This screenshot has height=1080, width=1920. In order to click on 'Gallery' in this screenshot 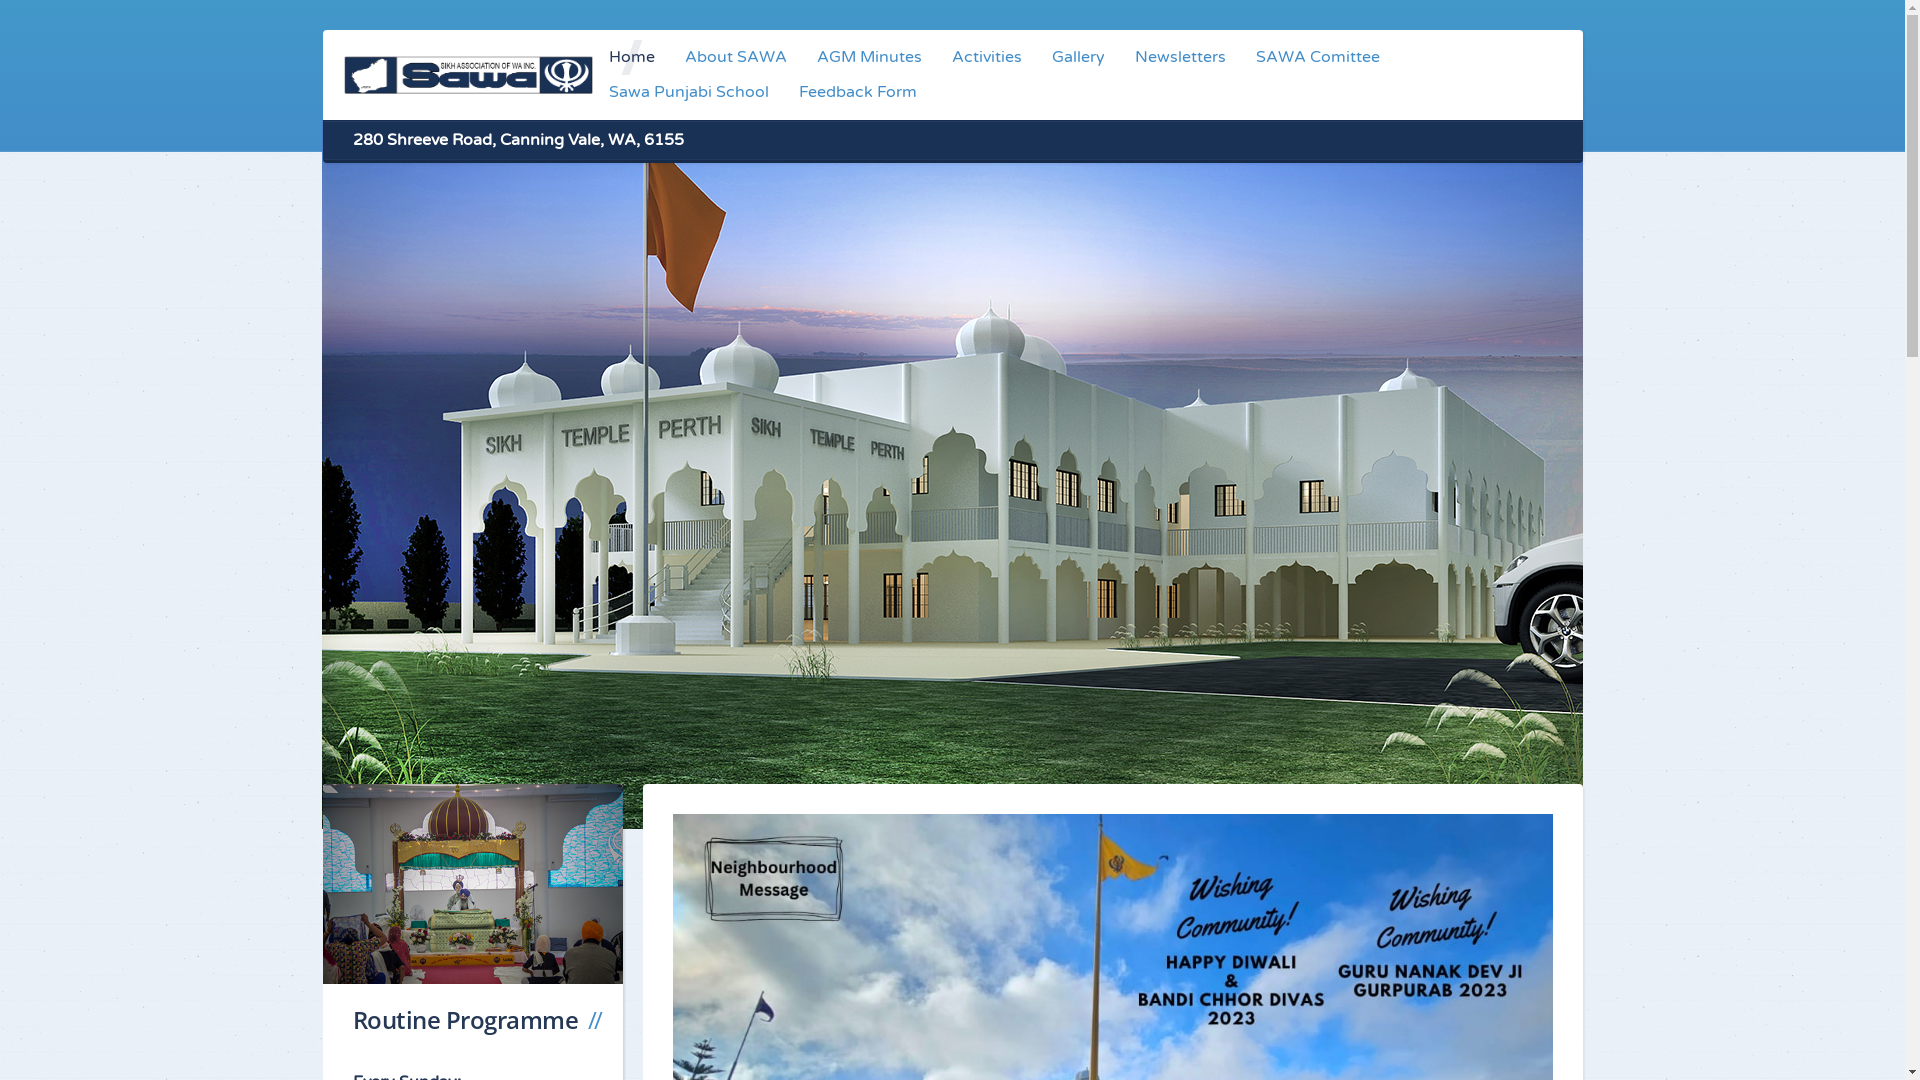, I will do `click(1036, 56)`.